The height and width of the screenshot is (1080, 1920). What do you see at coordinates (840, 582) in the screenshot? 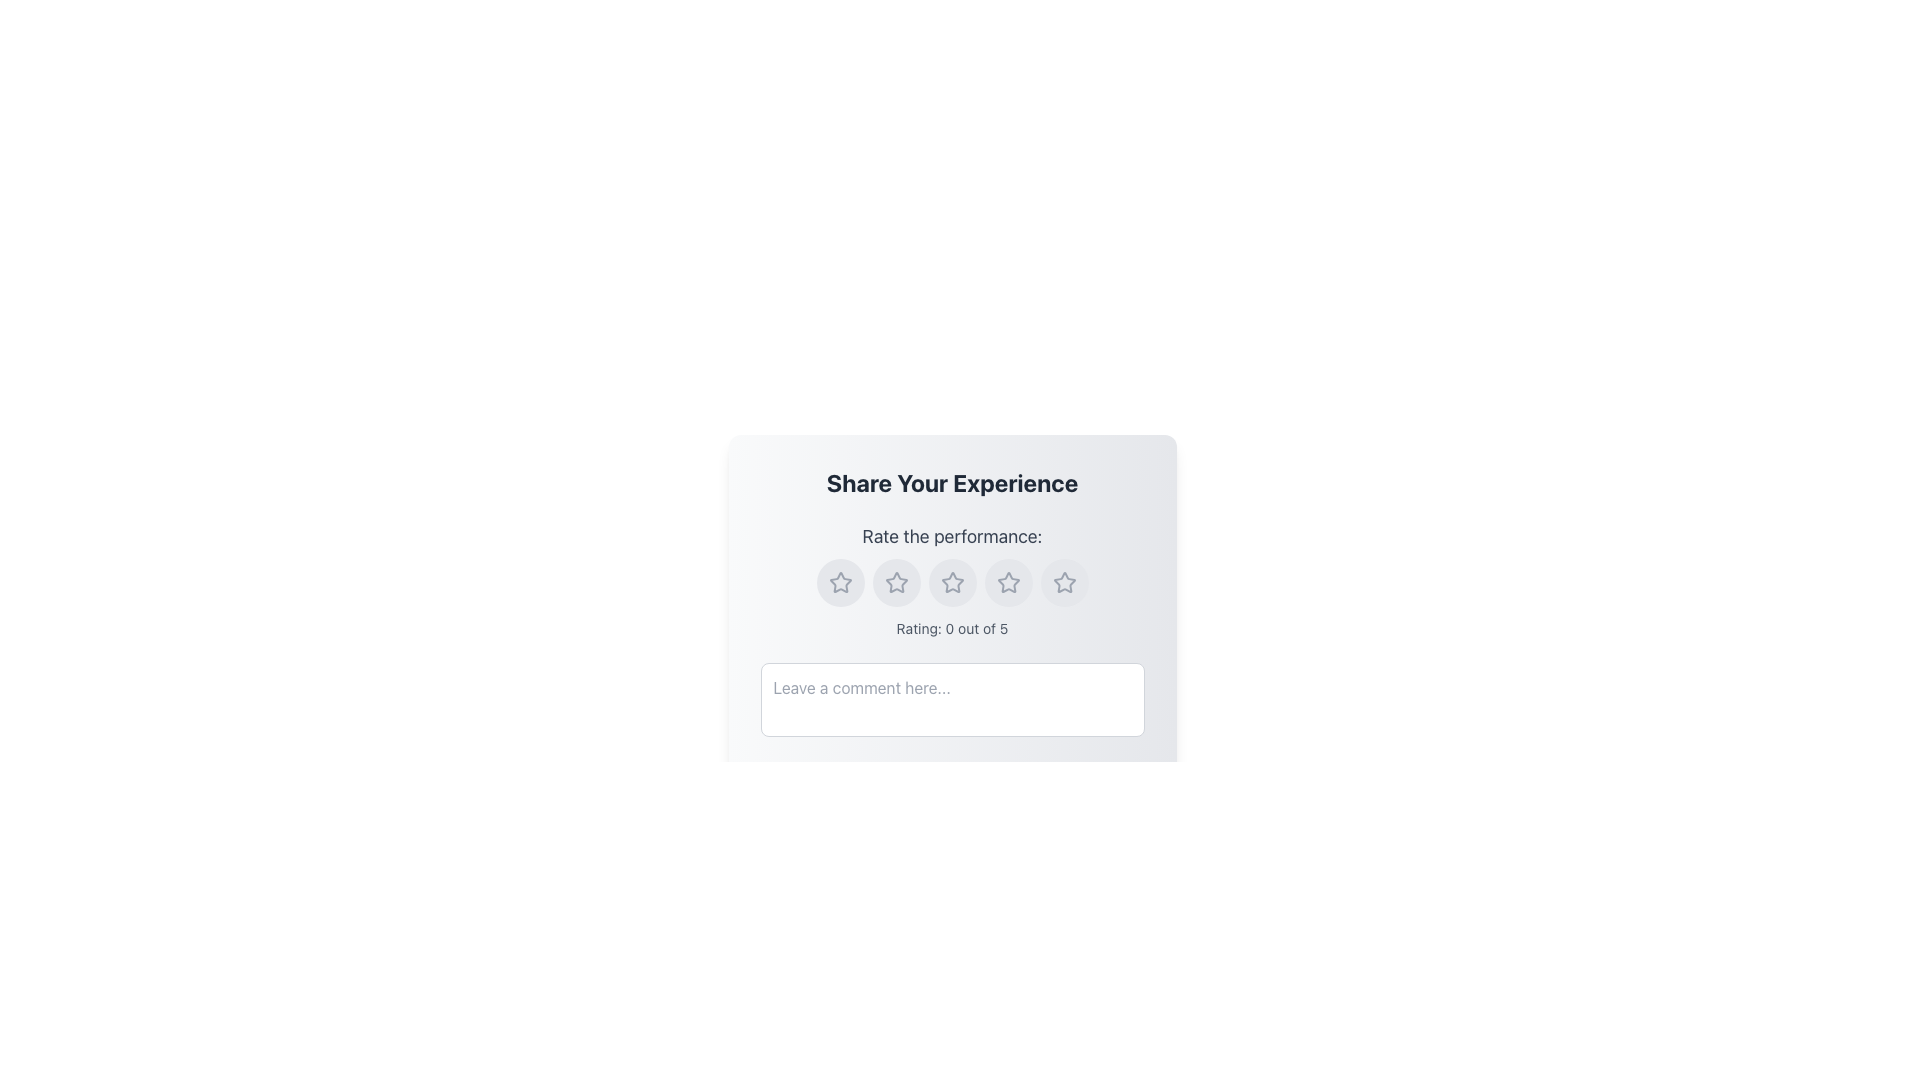
I see `the first star icon in the rating system` at bounding box center [840, 582].